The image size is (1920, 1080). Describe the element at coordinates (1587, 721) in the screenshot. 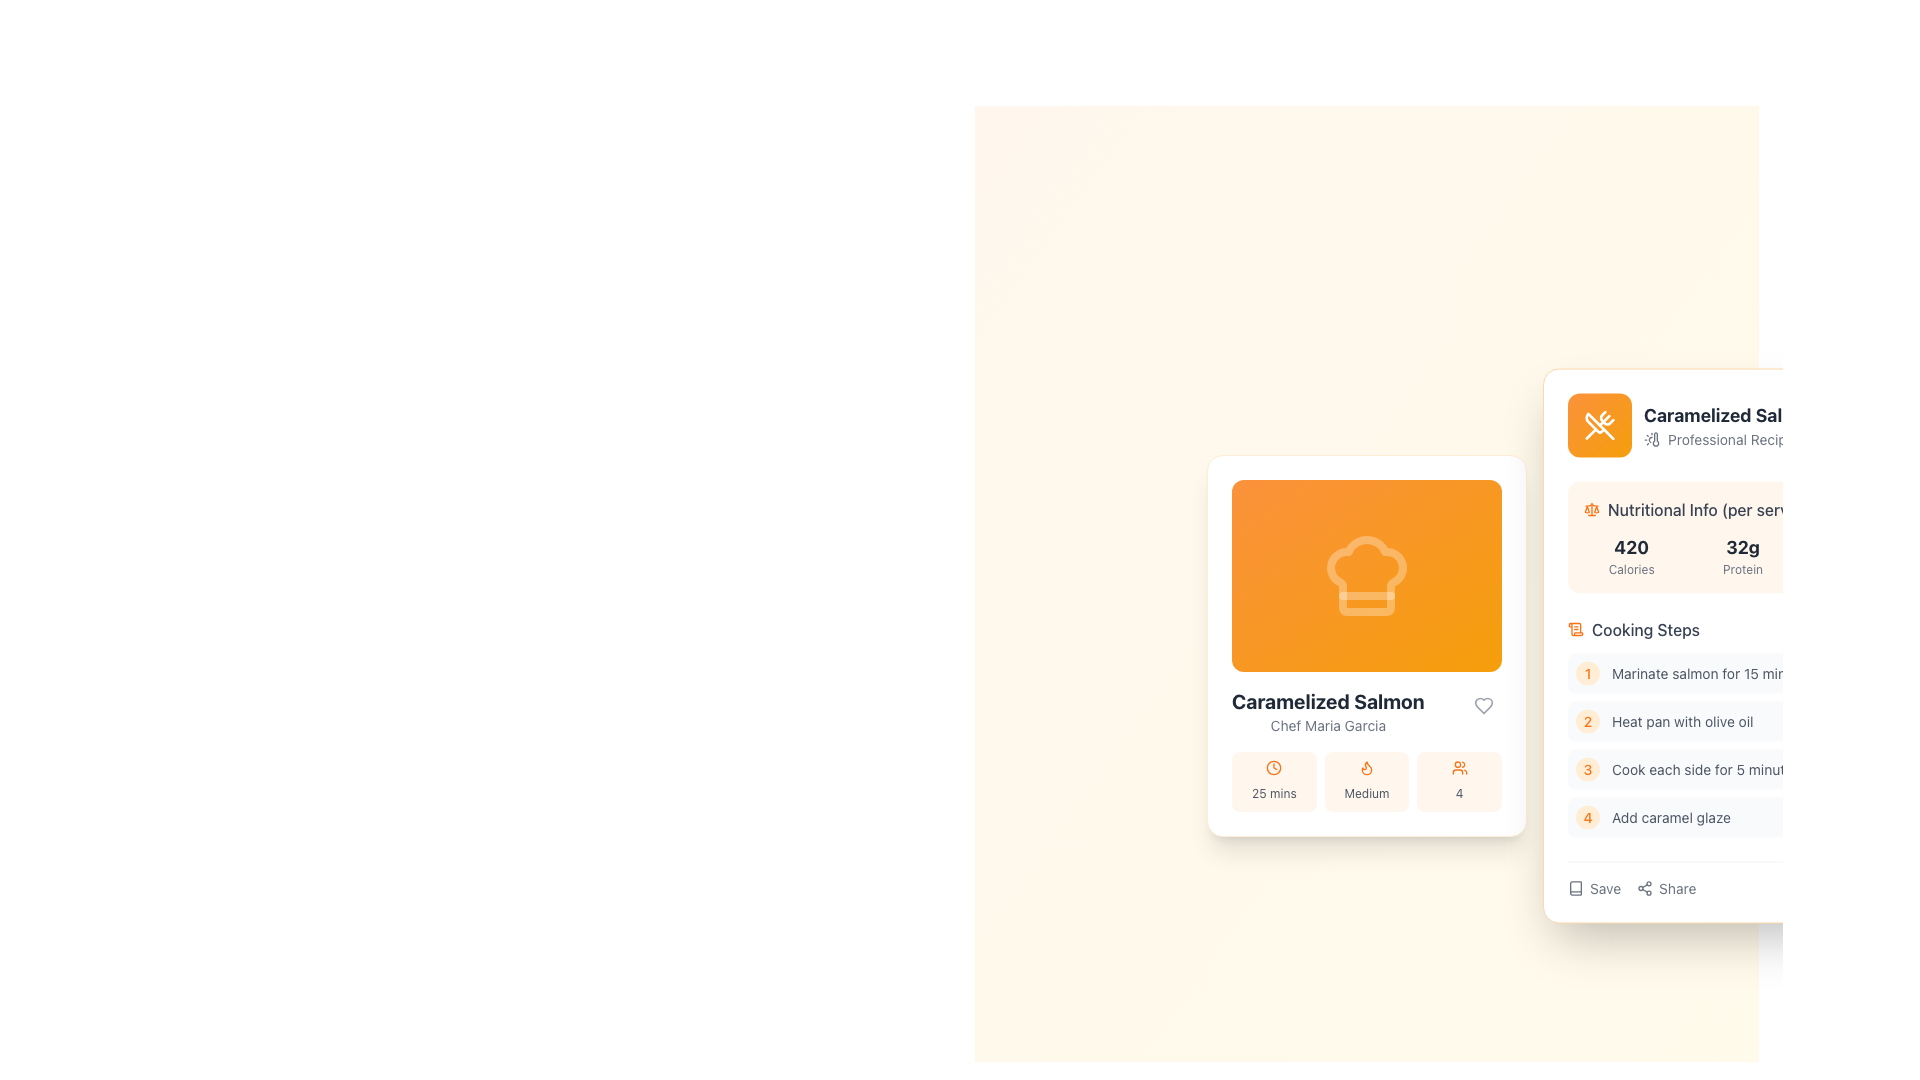

I see `the content of the step number indicator located on the left side of the 'Cooking Steps' section, which displays the sequence number for the cooking step 'Heat pan with olive oil'` at that location.